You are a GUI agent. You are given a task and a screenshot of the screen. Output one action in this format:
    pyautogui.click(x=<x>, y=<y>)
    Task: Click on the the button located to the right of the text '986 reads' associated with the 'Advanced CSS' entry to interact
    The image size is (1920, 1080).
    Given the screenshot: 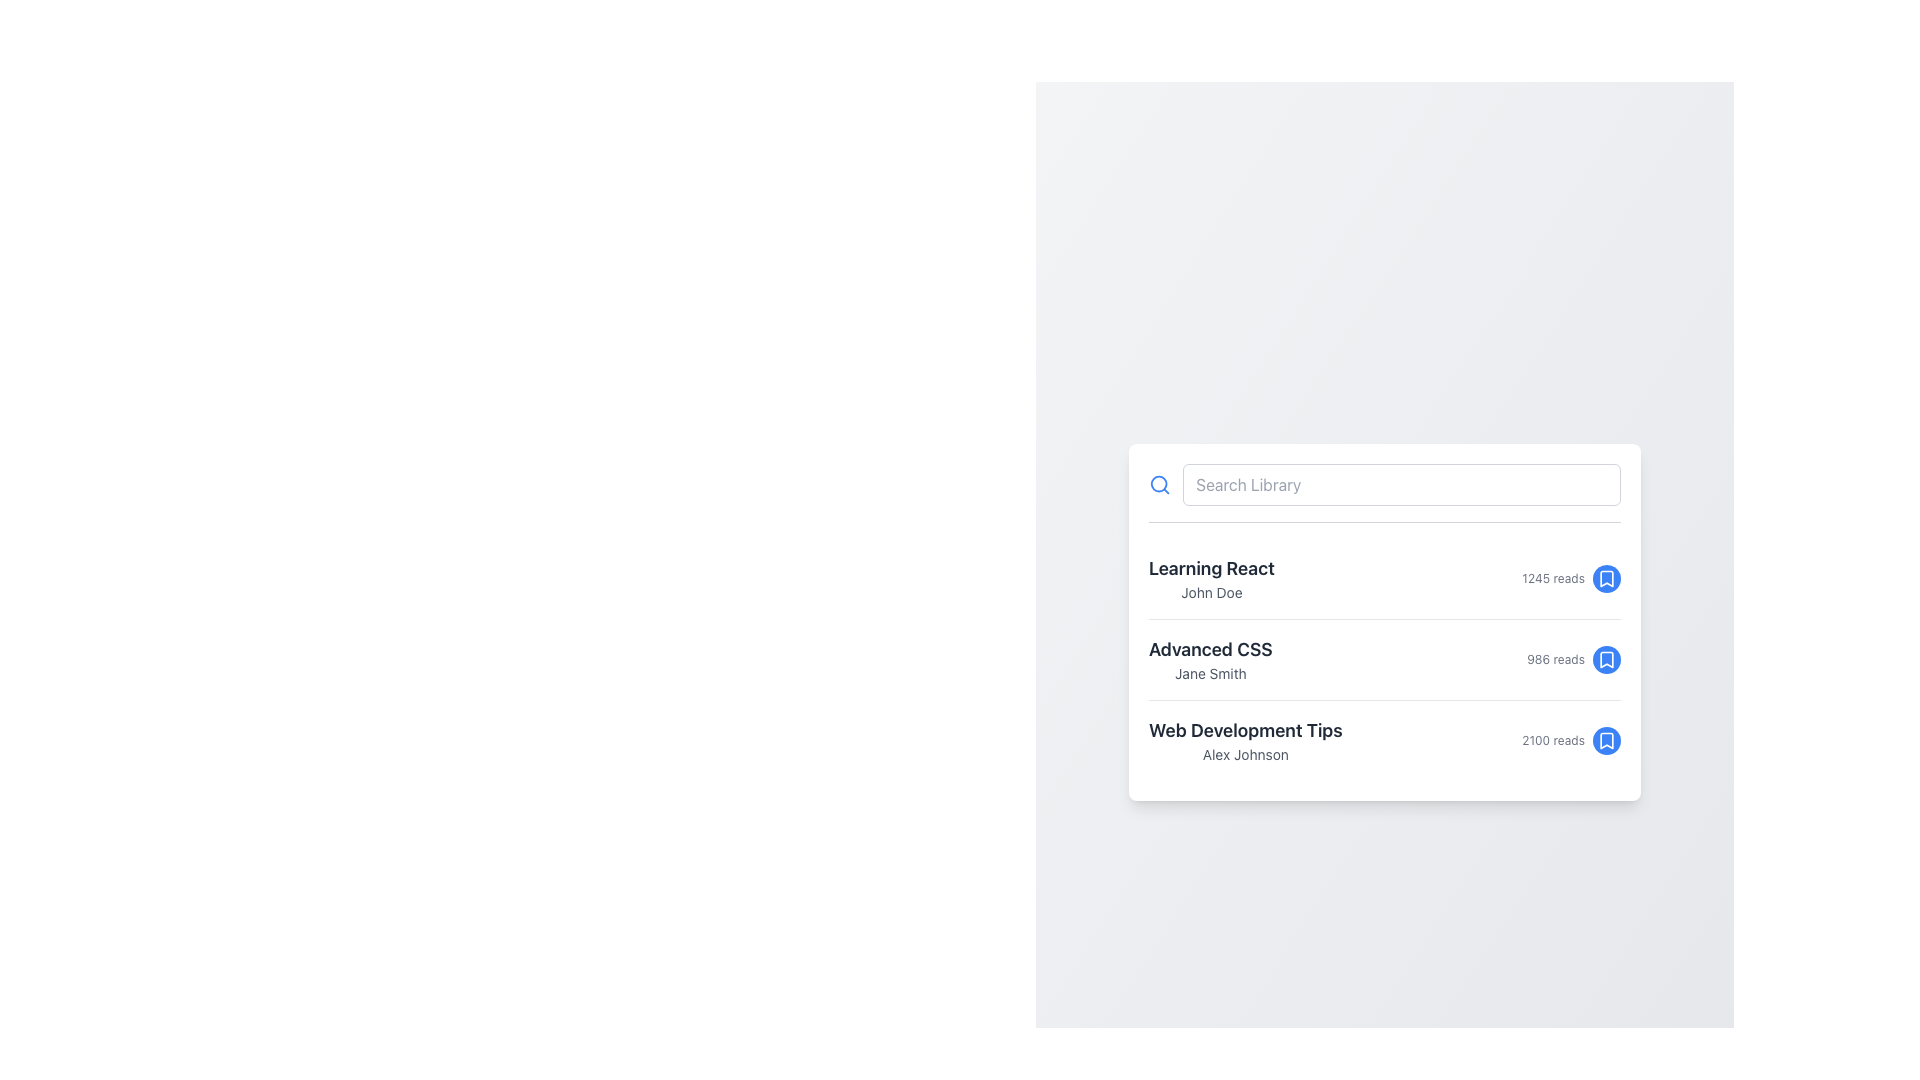 What is the action you would take?
    pyautogui.click(x=1607, y=659)
    